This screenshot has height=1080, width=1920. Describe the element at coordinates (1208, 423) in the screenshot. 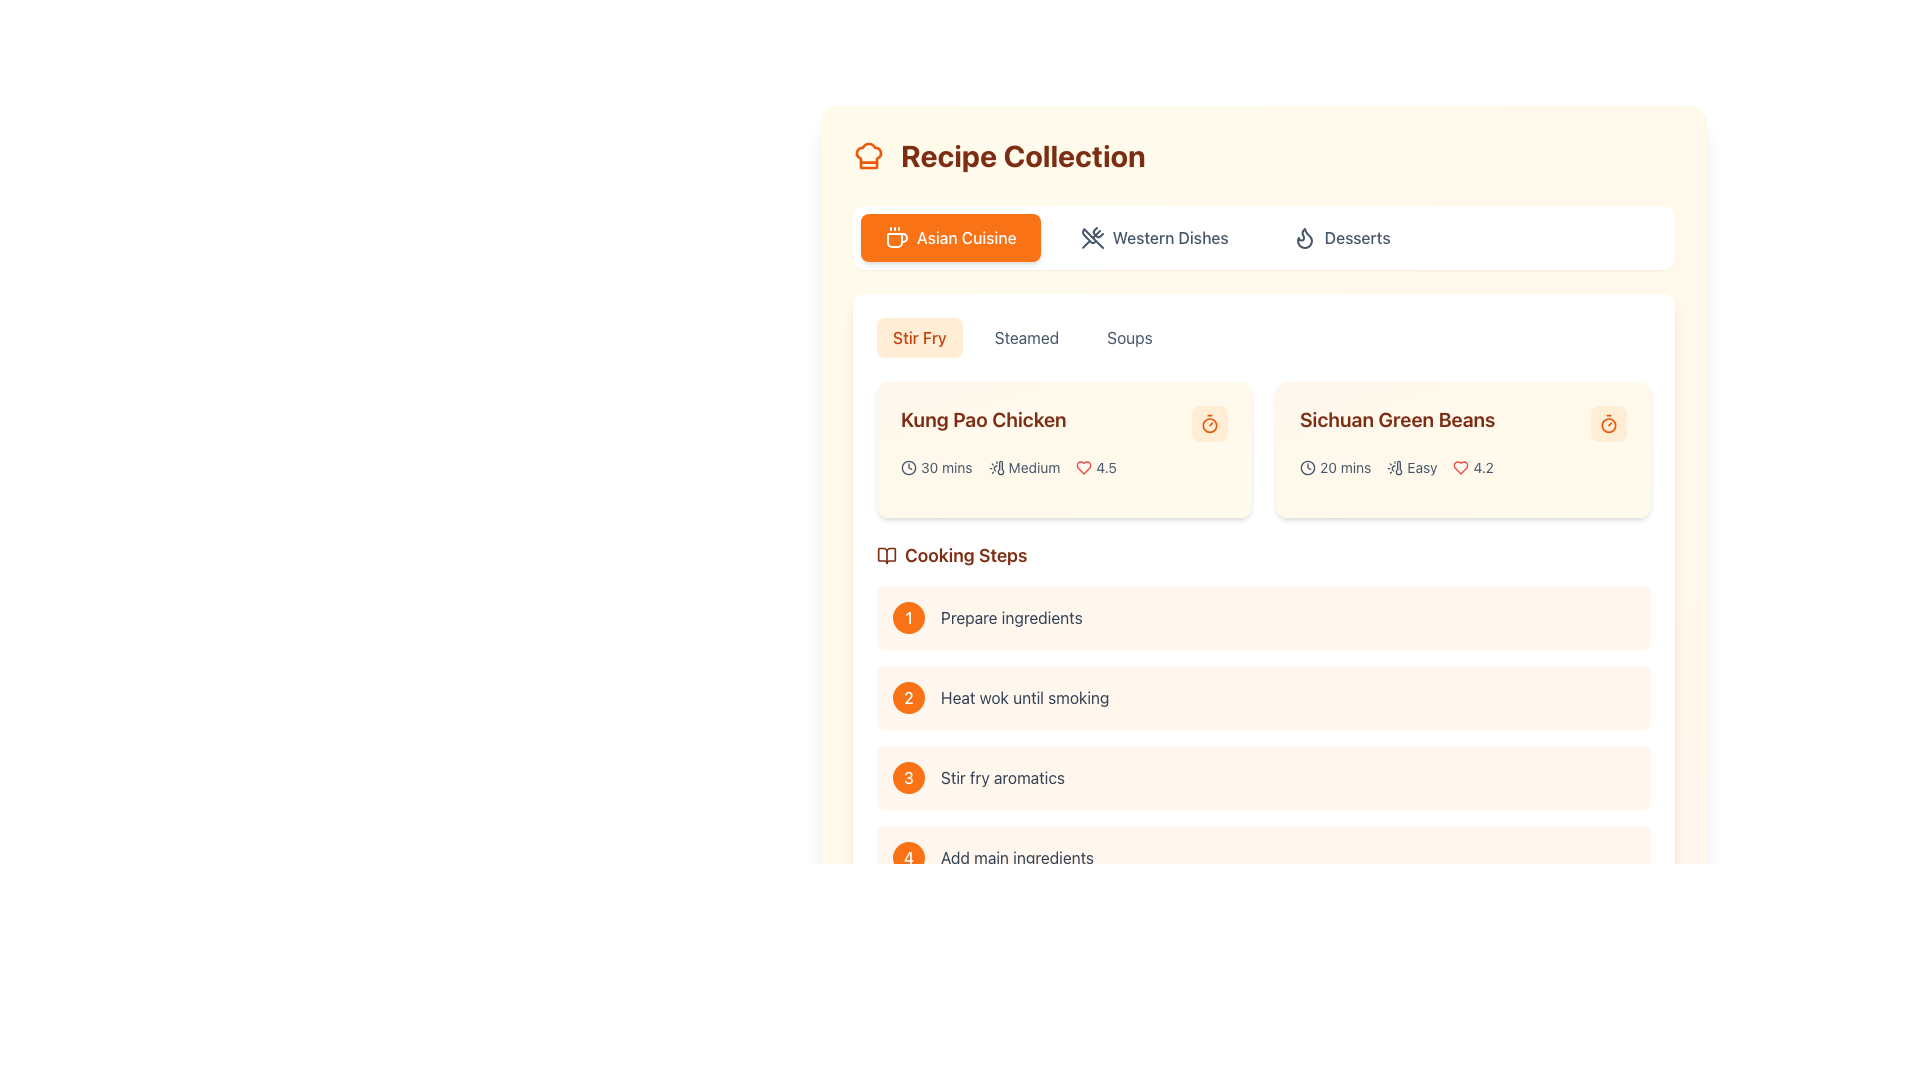

I see `the small circular icon button with a timer glyph in the center, located in the top-right corner of the 'Kung Pao Chicken' card` at that location.